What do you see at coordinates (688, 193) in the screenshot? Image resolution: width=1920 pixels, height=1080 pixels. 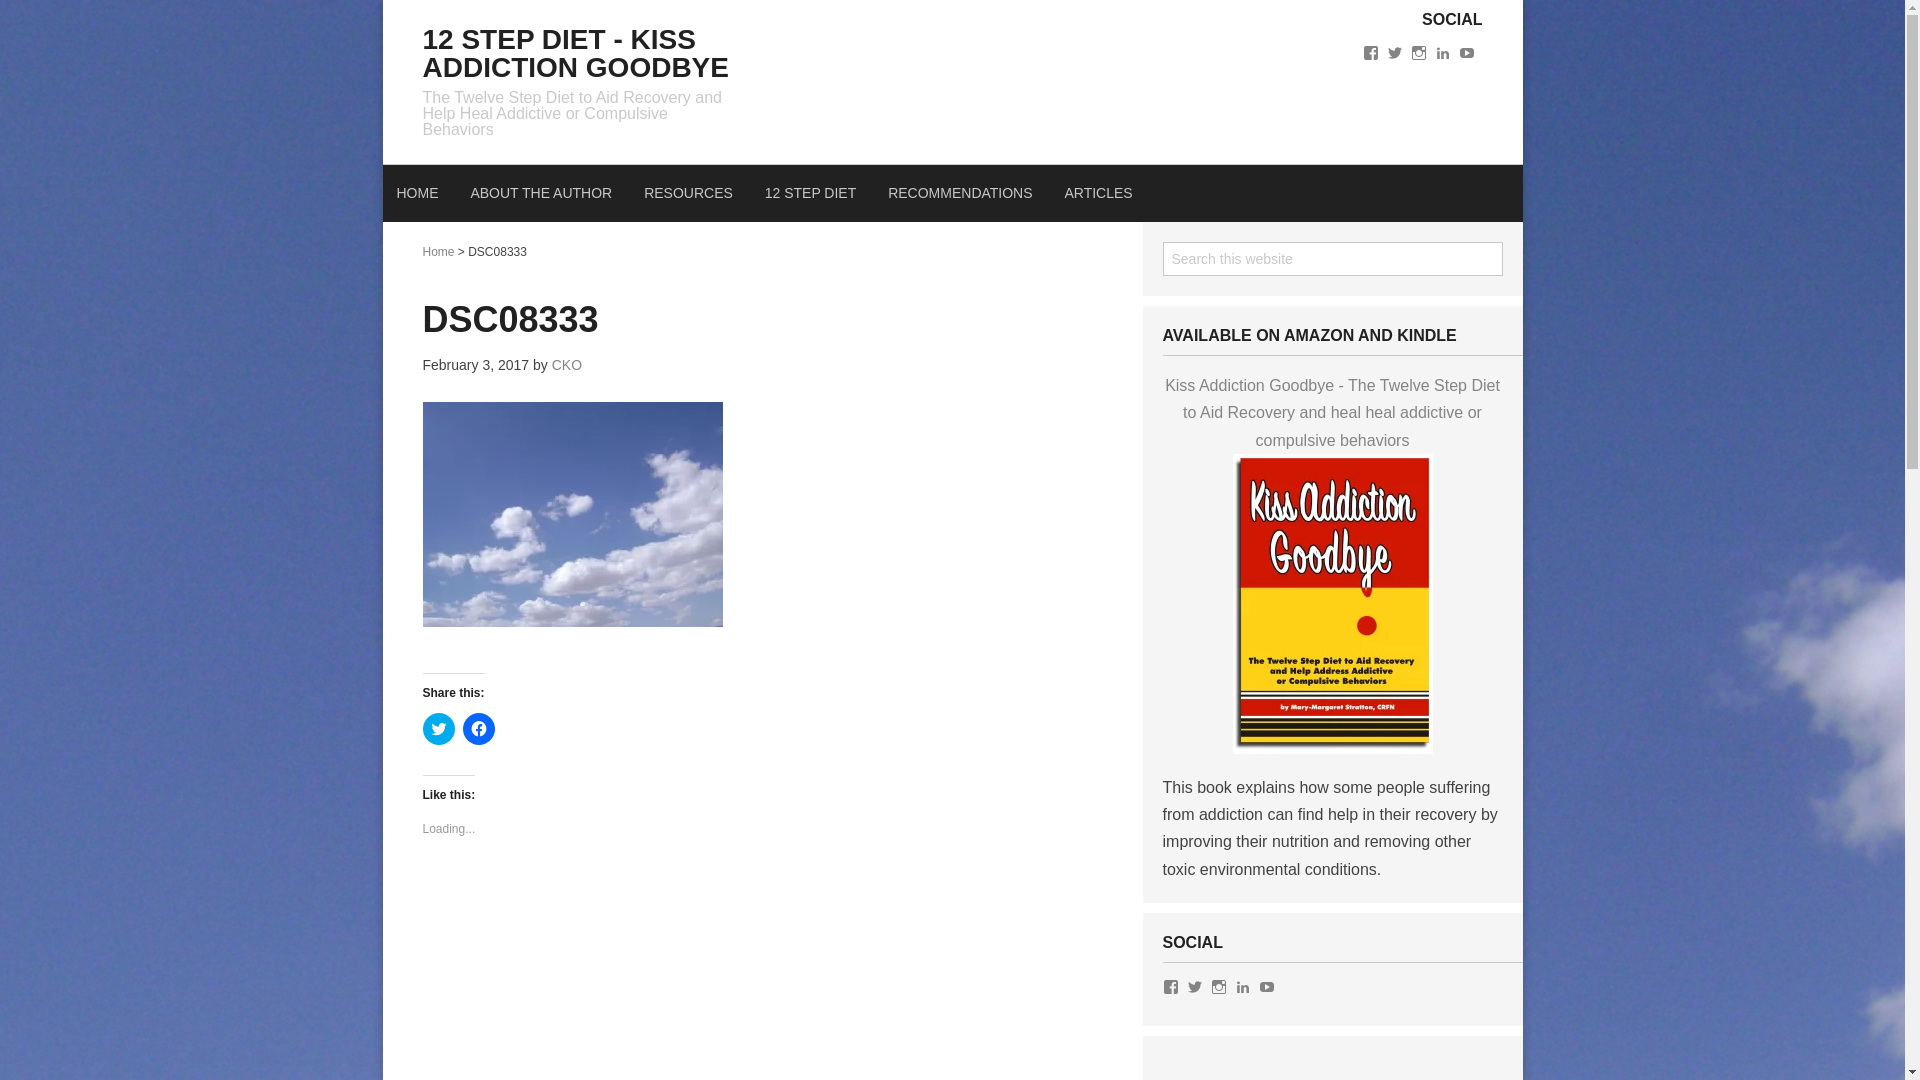 I see `'RESOURCES'` at bounding box center [688, 193].